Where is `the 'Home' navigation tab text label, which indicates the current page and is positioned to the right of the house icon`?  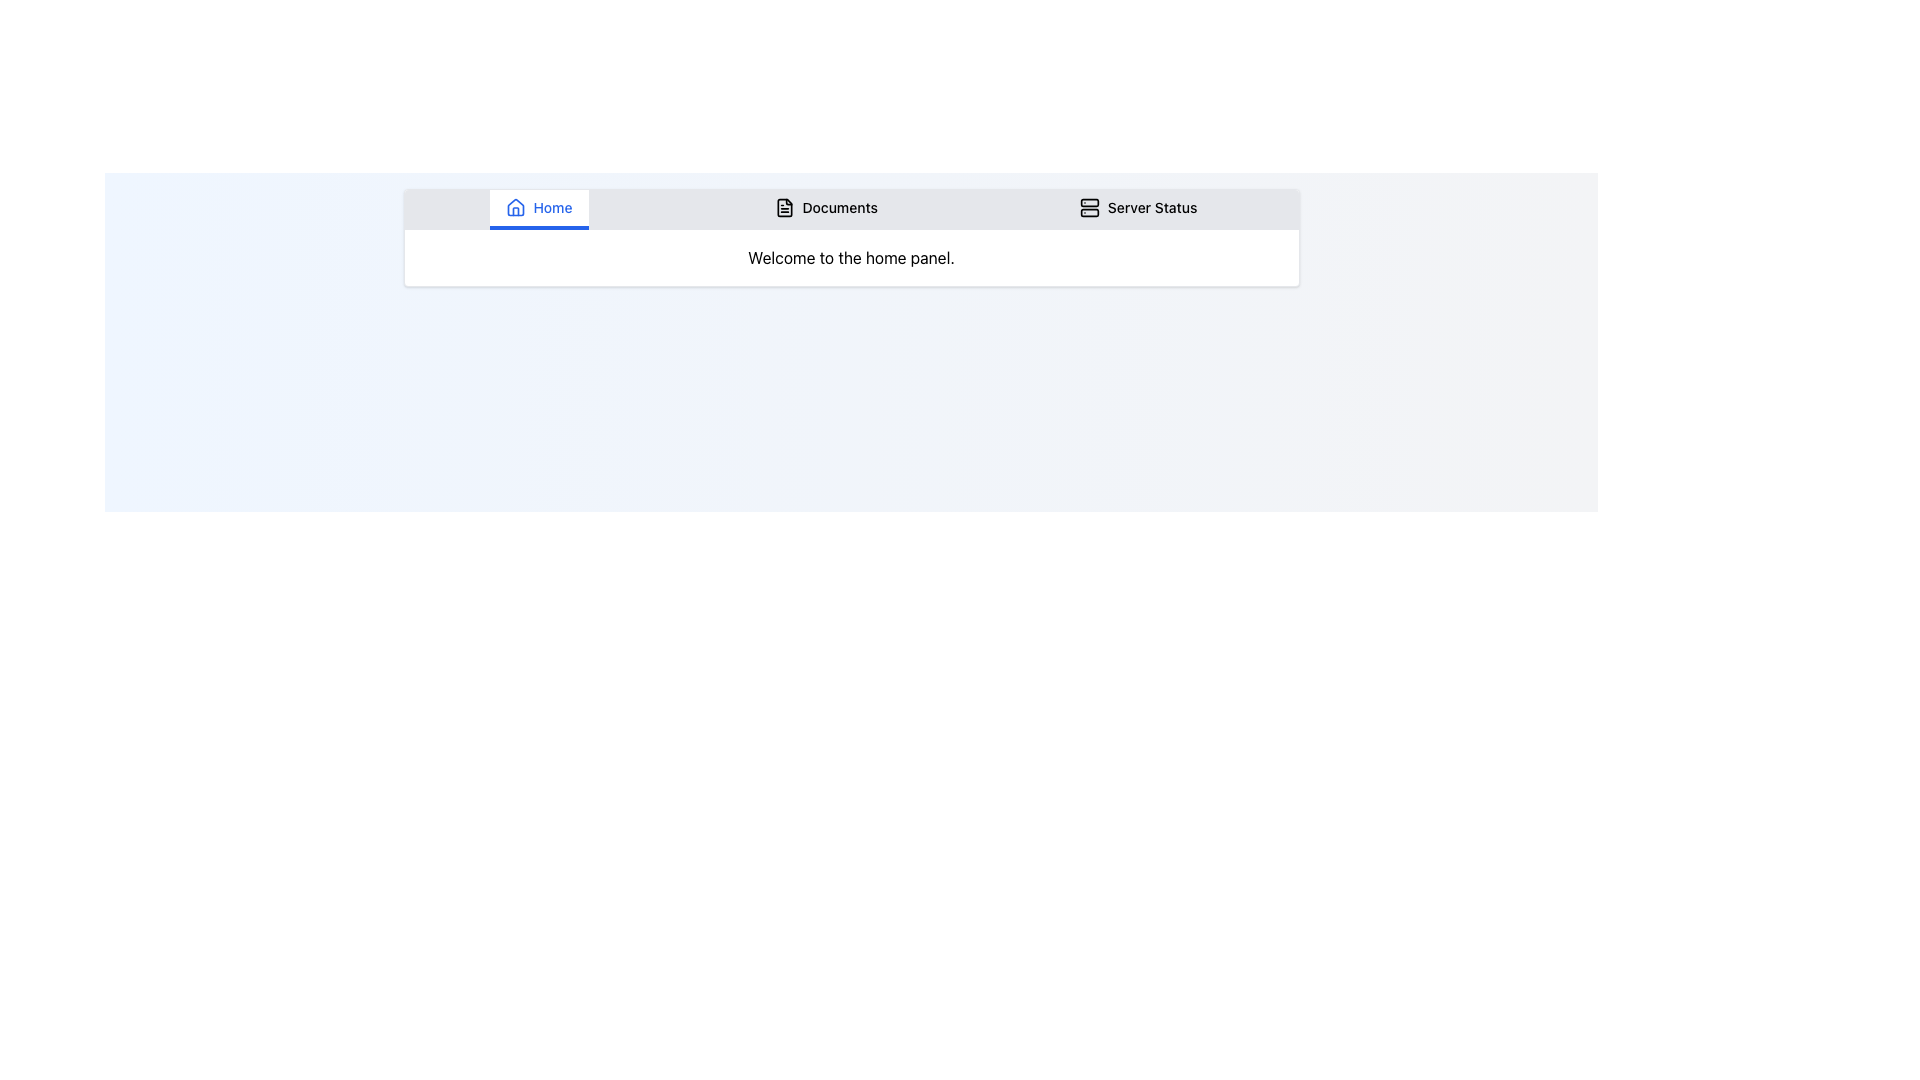 the 'Home' navigation tab text label, which indicates the current page and is positioned to the right of the house icon is located at coordinates (552, 208).